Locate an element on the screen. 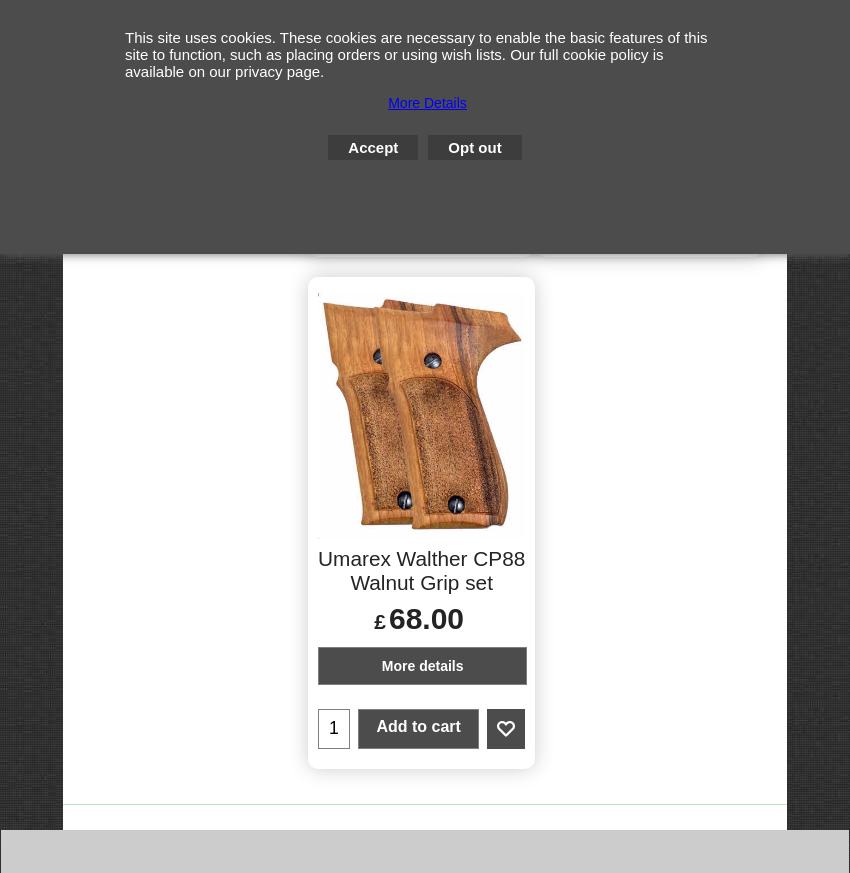 The width and height of the screenshot is (850, 873). 'Opt out' is located at coordinates (447, 147).